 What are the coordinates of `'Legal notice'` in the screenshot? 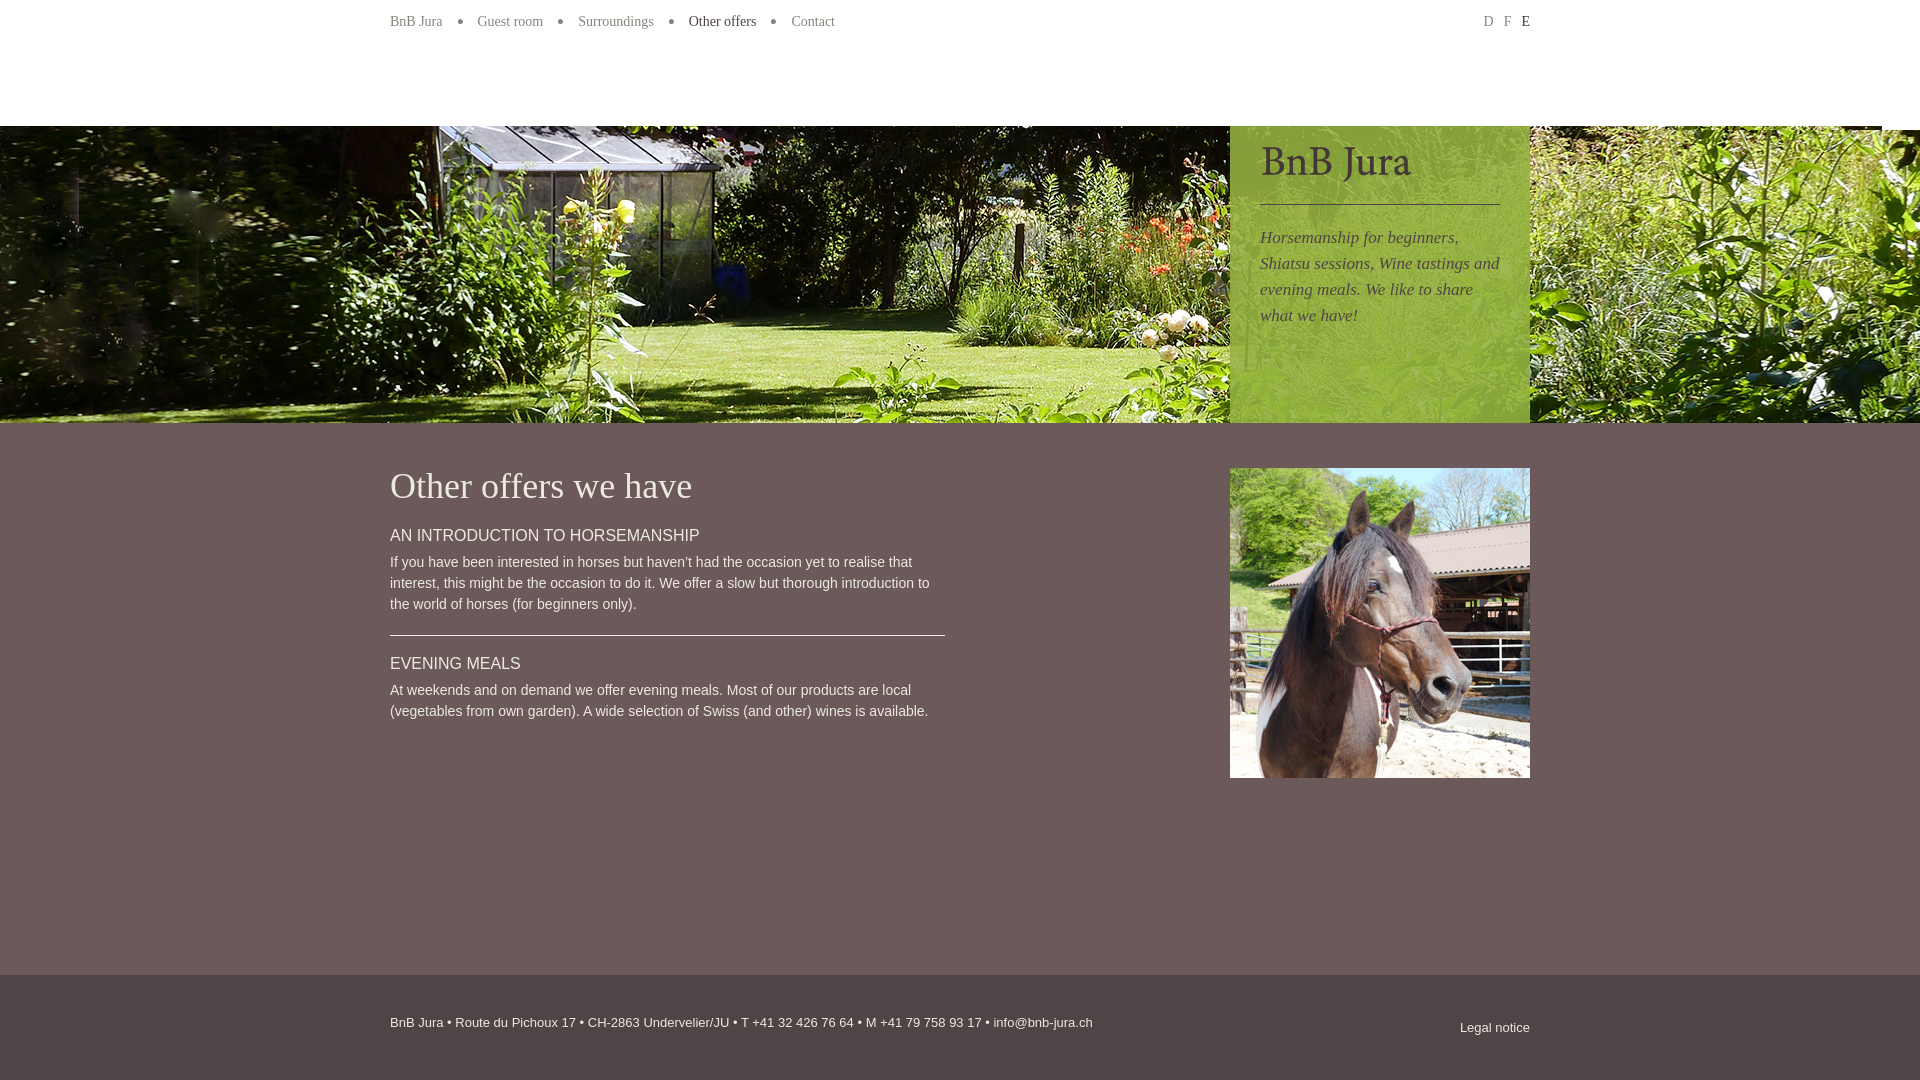 It's located at (1494, 1027).